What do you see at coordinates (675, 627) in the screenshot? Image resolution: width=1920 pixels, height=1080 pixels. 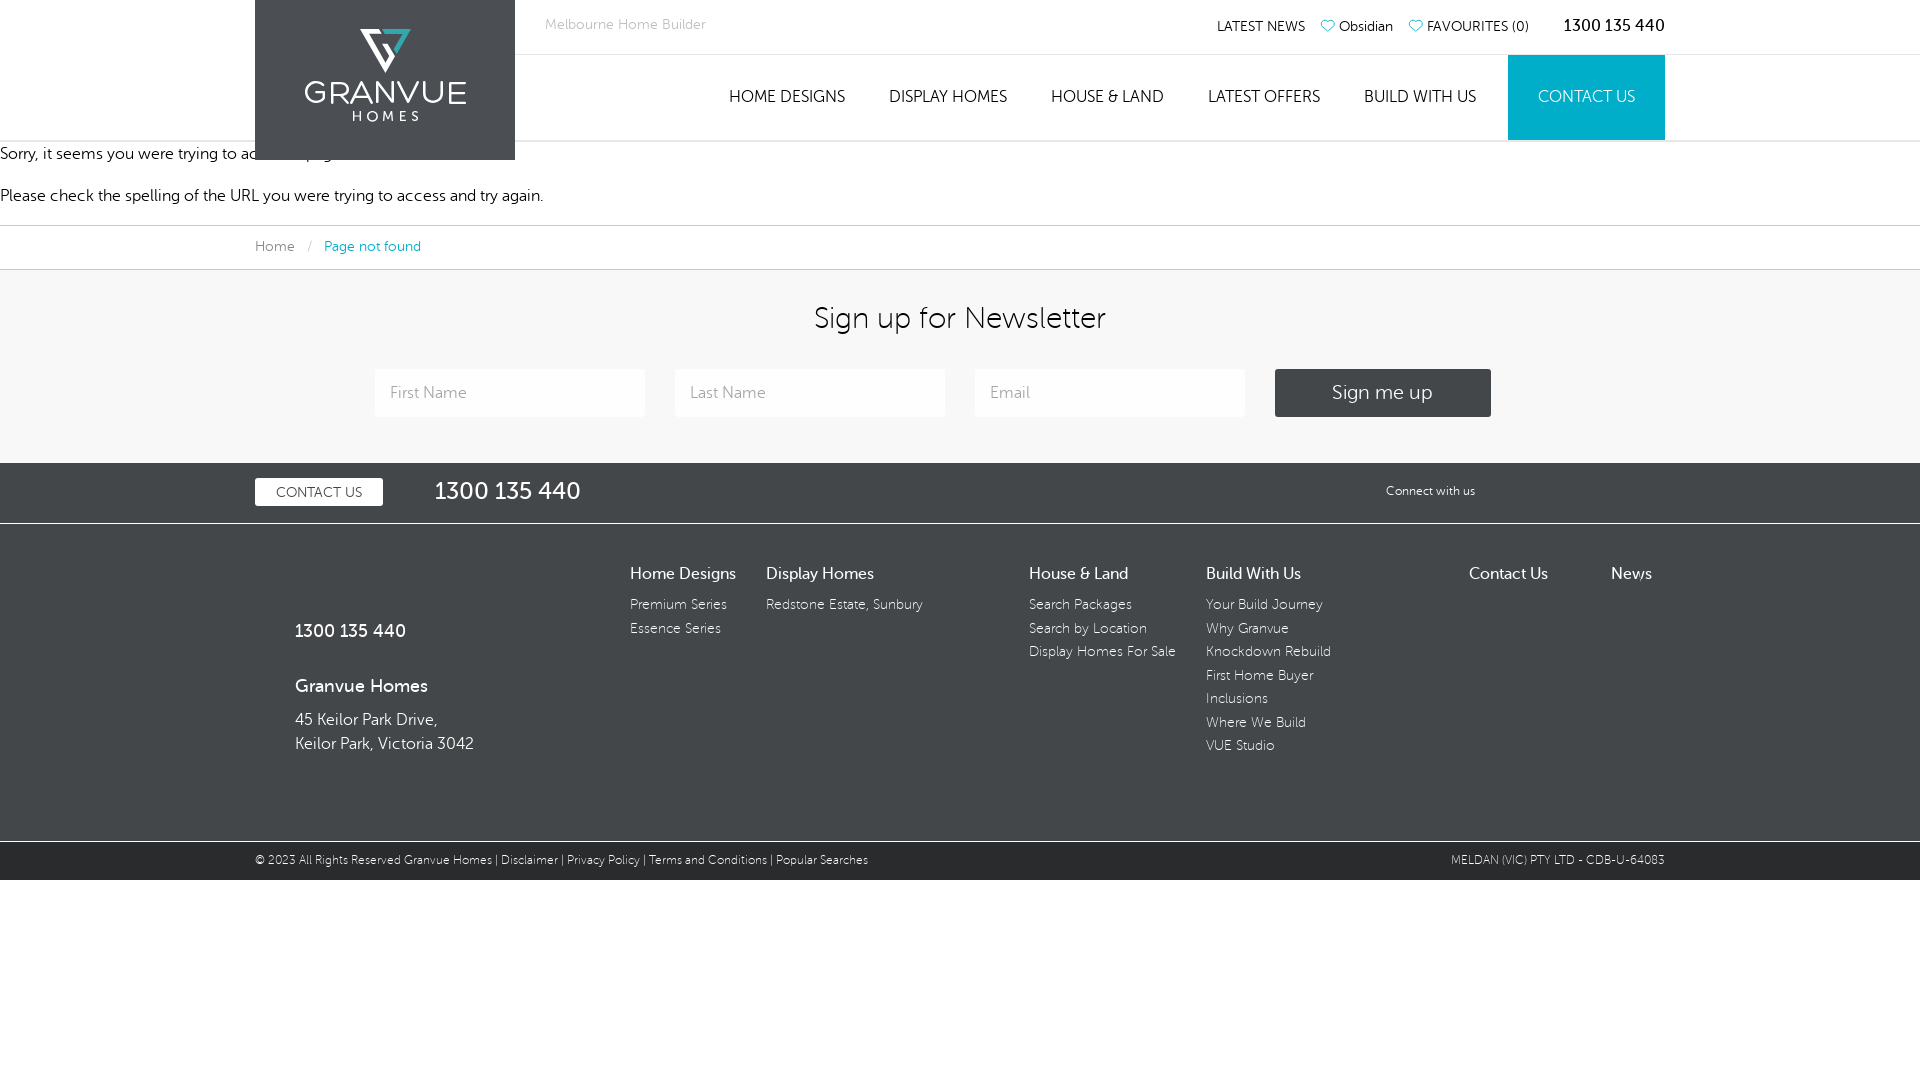 I see `'Essence Series'` at bounding box center [675, 627].